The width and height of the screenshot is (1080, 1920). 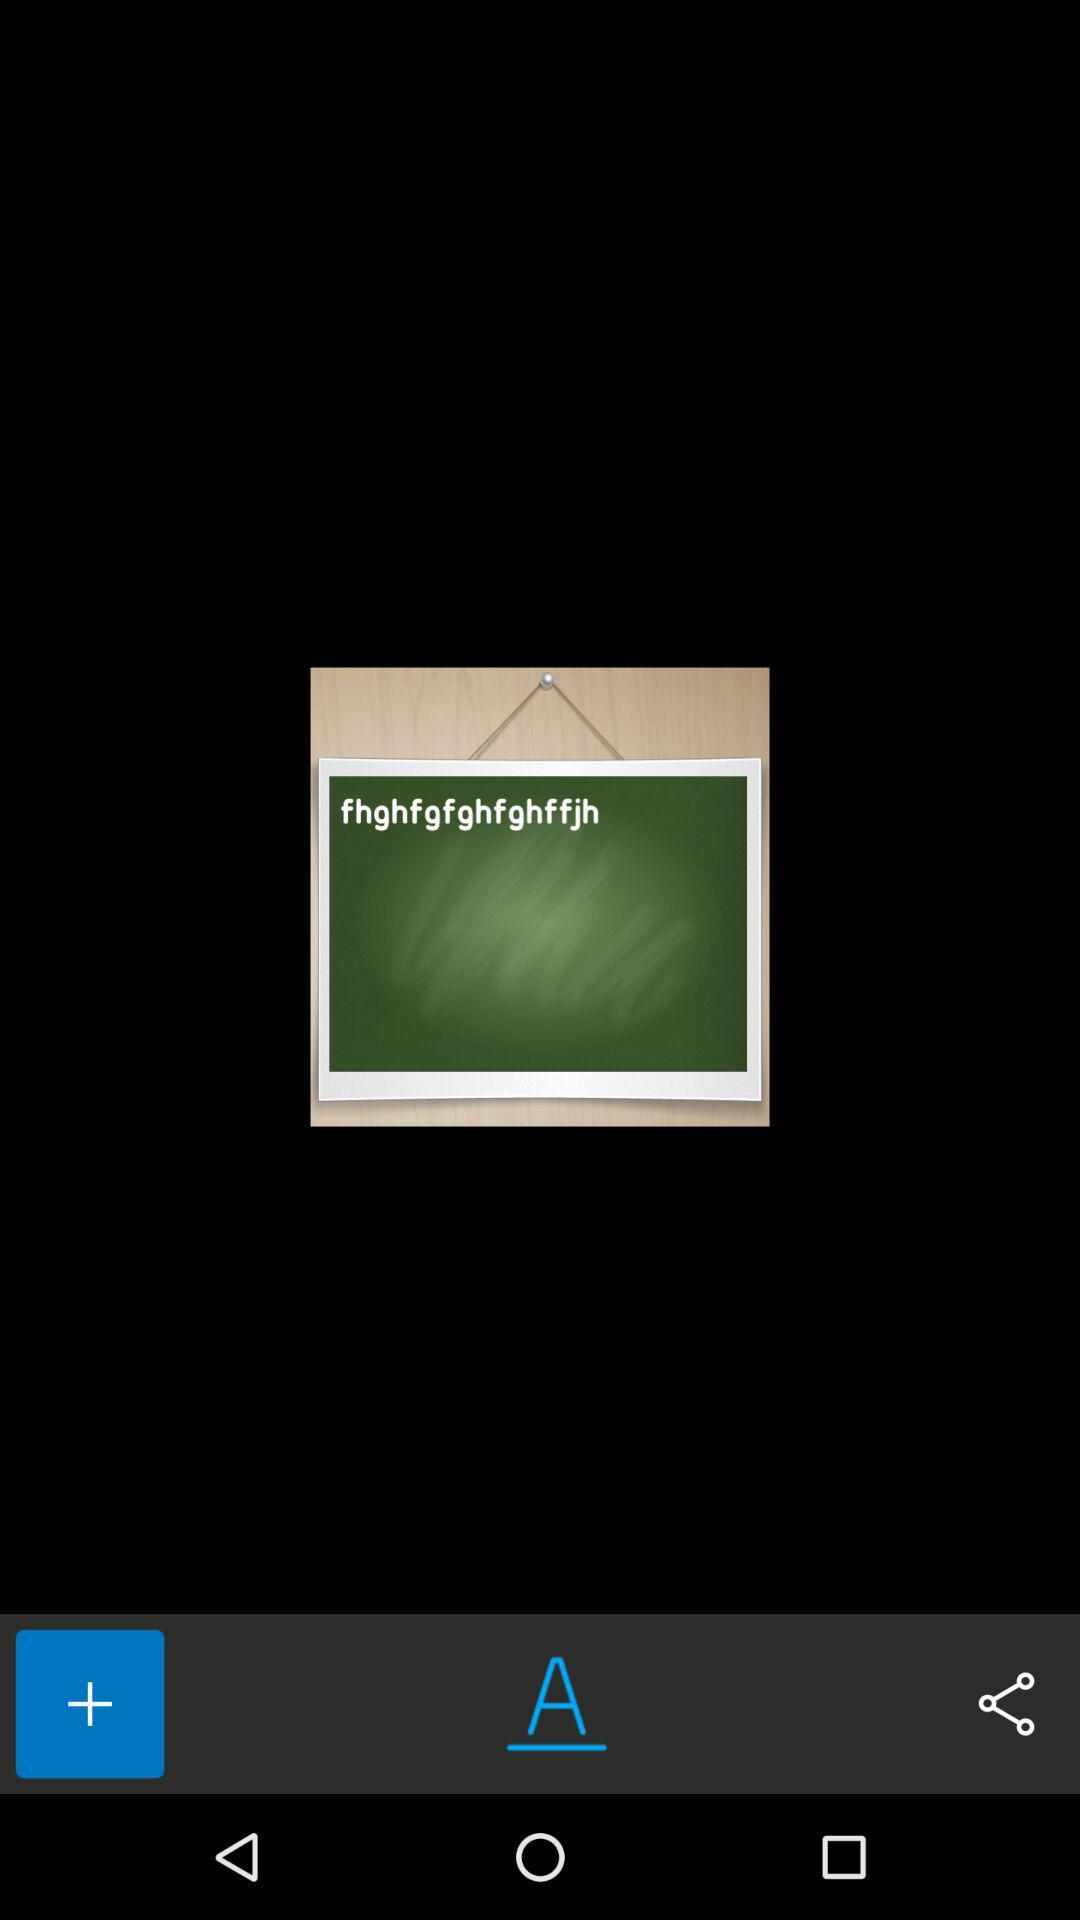 What do you see at coordinates (88, 1703) in the screenshot?
I see `the add icon` at bounding box center [88, 1703].